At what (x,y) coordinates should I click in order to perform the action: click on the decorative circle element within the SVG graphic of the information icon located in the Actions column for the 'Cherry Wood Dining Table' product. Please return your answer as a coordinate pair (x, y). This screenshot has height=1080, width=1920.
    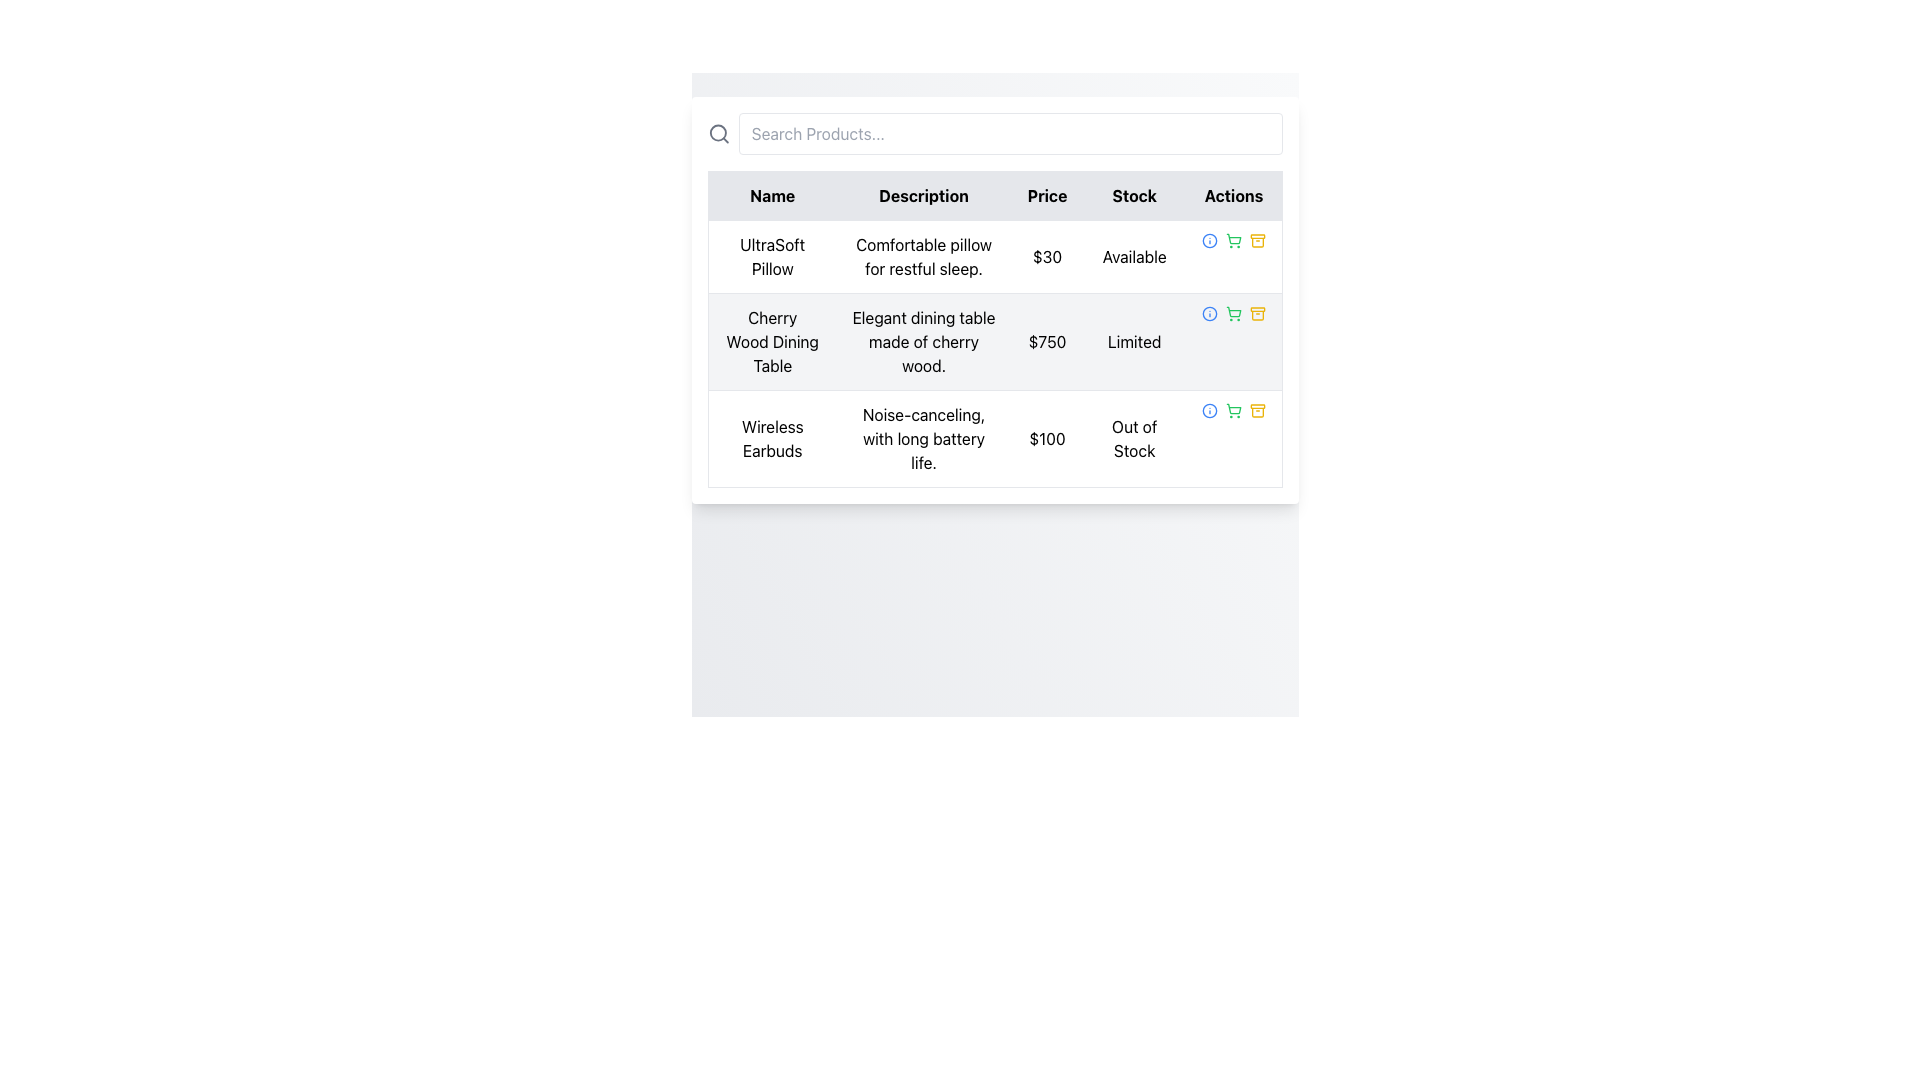
    Looking at the image, I should click on (1208, 410).